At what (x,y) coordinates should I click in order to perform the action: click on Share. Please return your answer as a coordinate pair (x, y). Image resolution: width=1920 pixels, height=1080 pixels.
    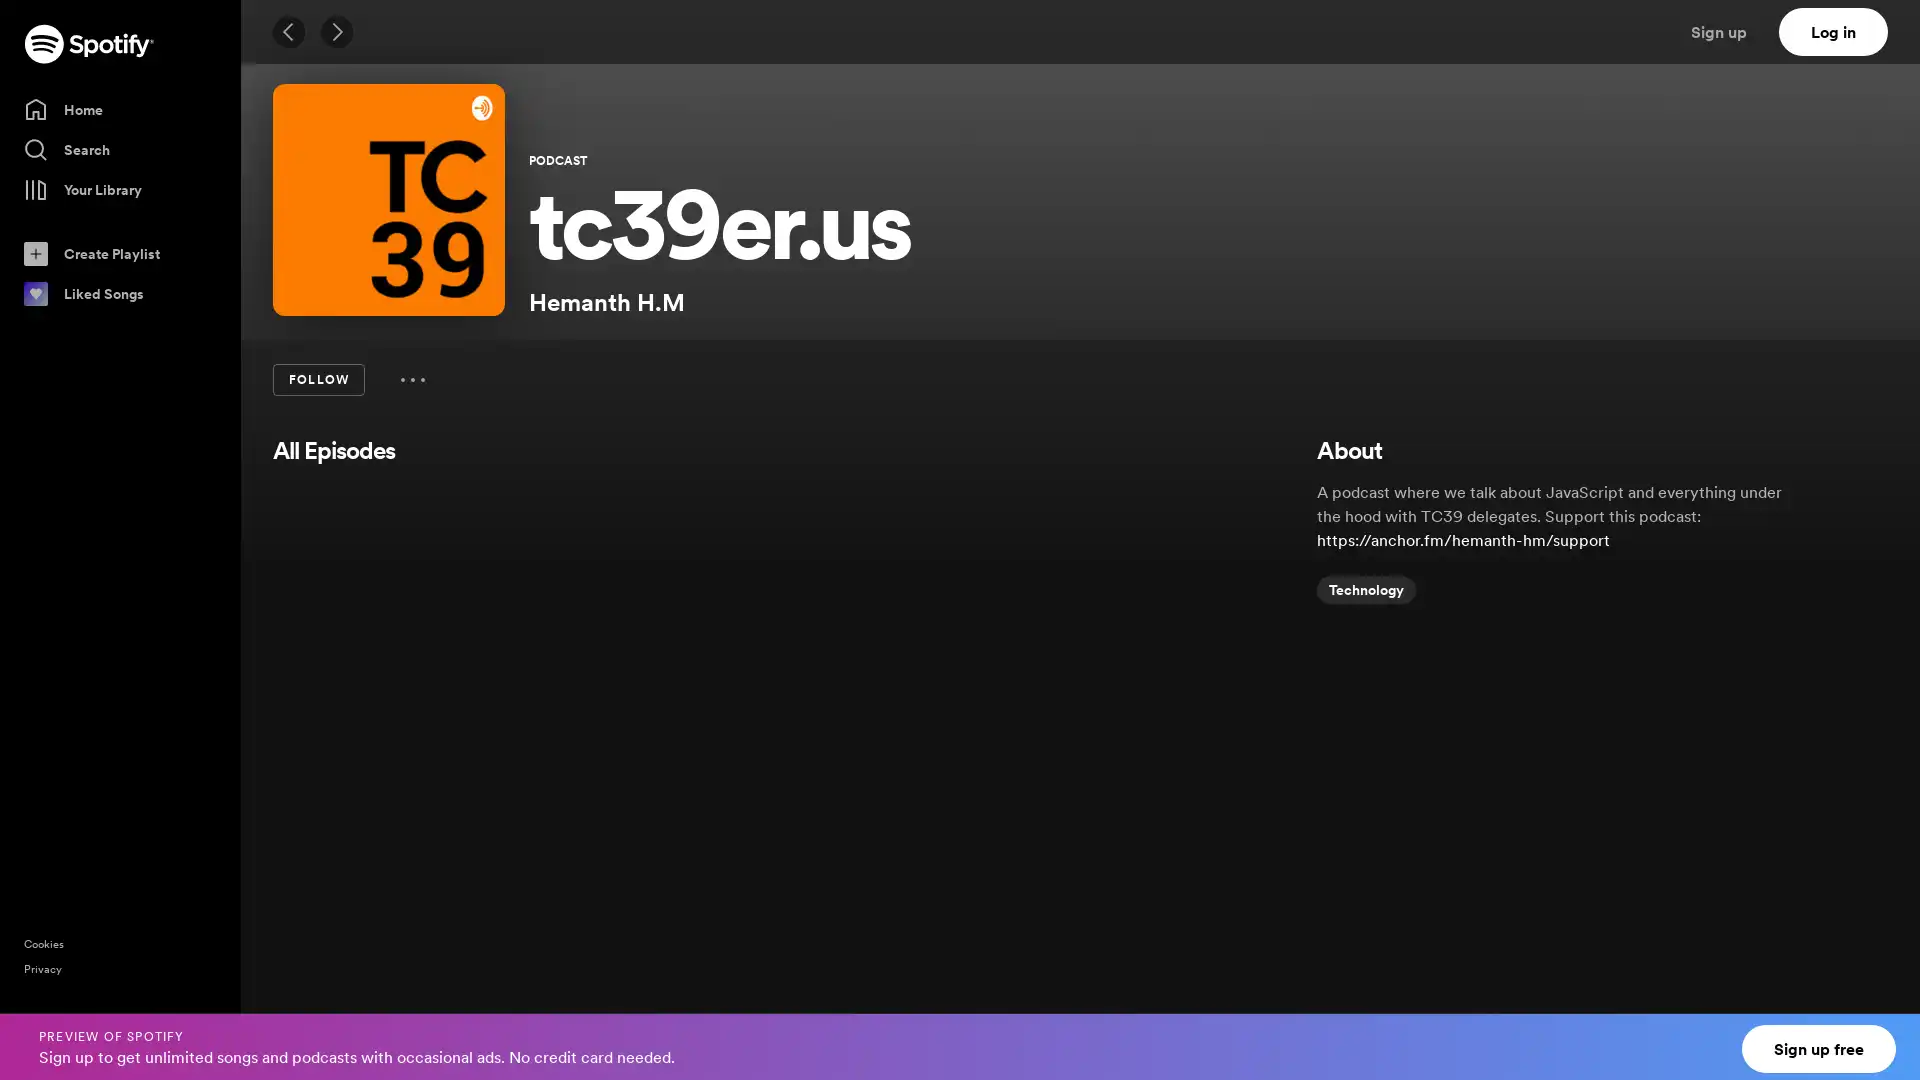
    Looking at the image, I should click on (1180, 740).